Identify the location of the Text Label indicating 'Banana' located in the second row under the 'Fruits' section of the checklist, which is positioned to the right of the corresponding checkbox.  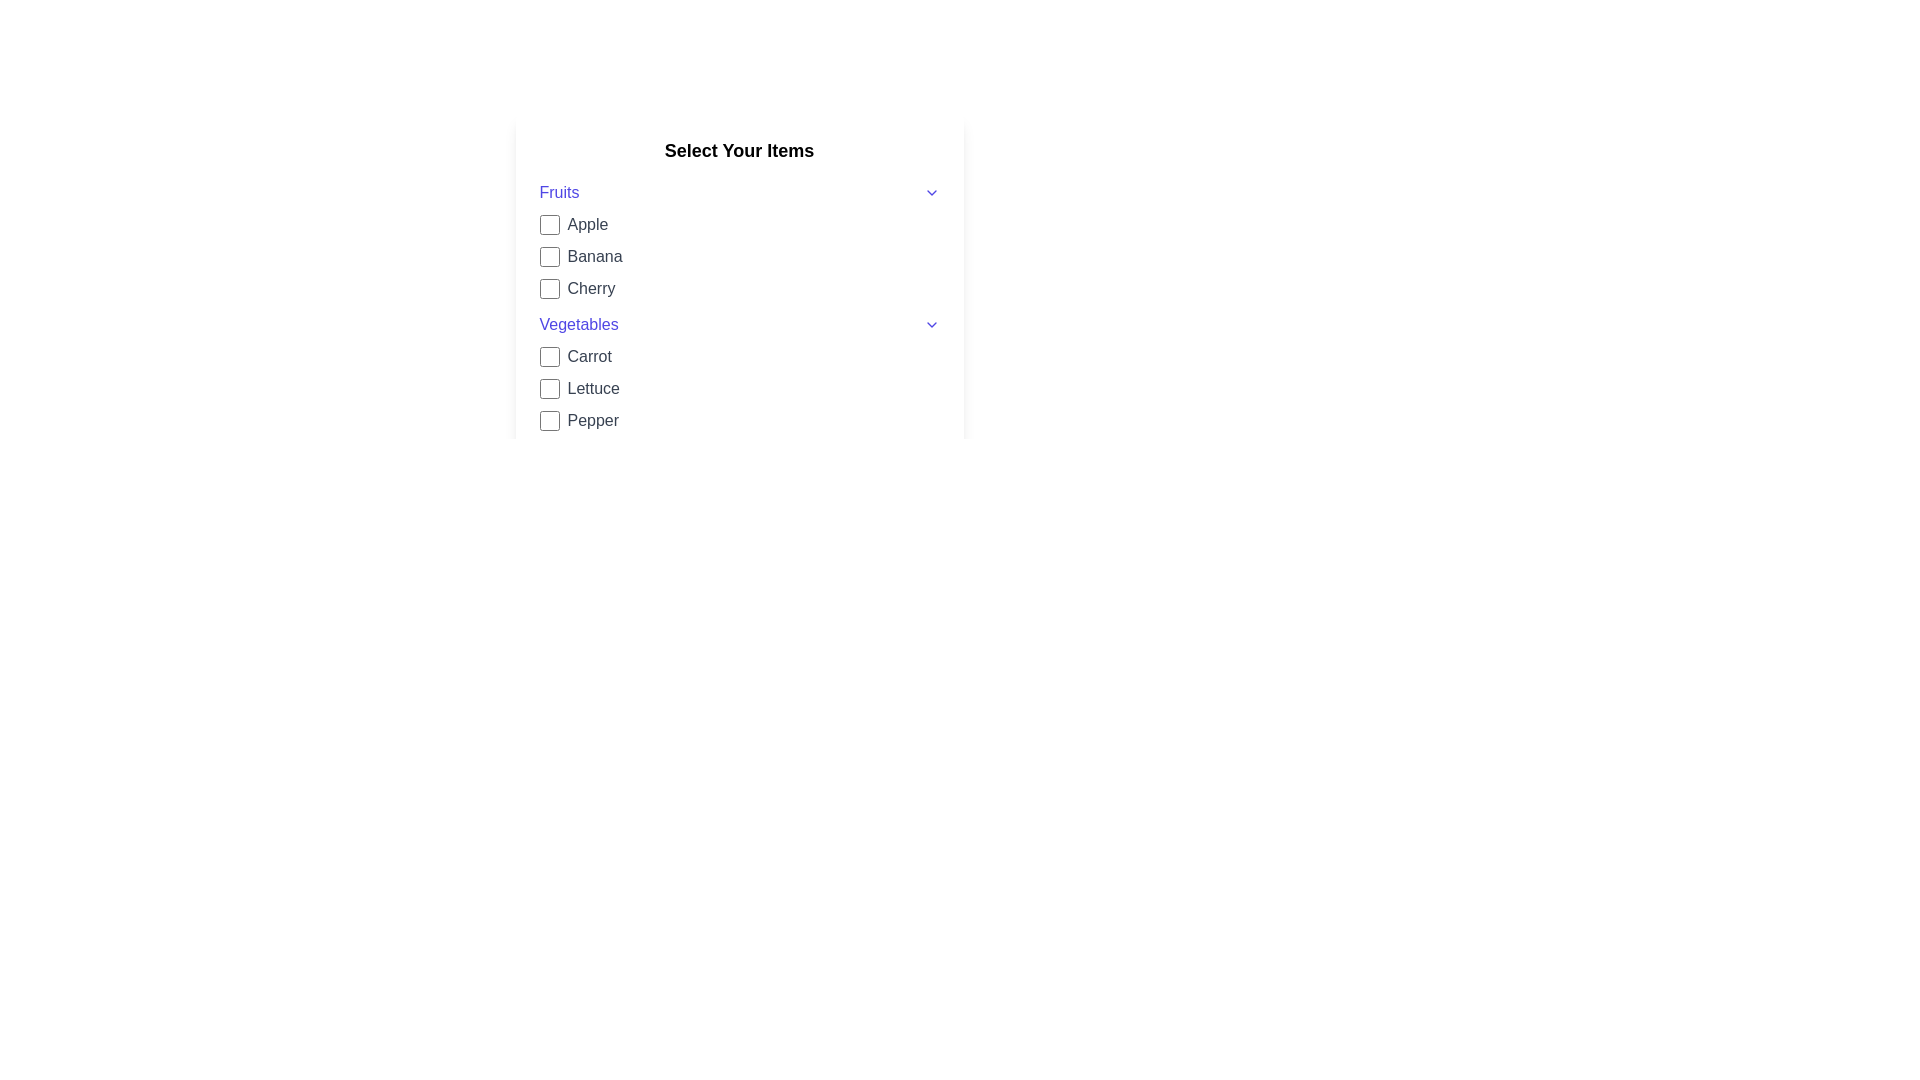
(594, 256).